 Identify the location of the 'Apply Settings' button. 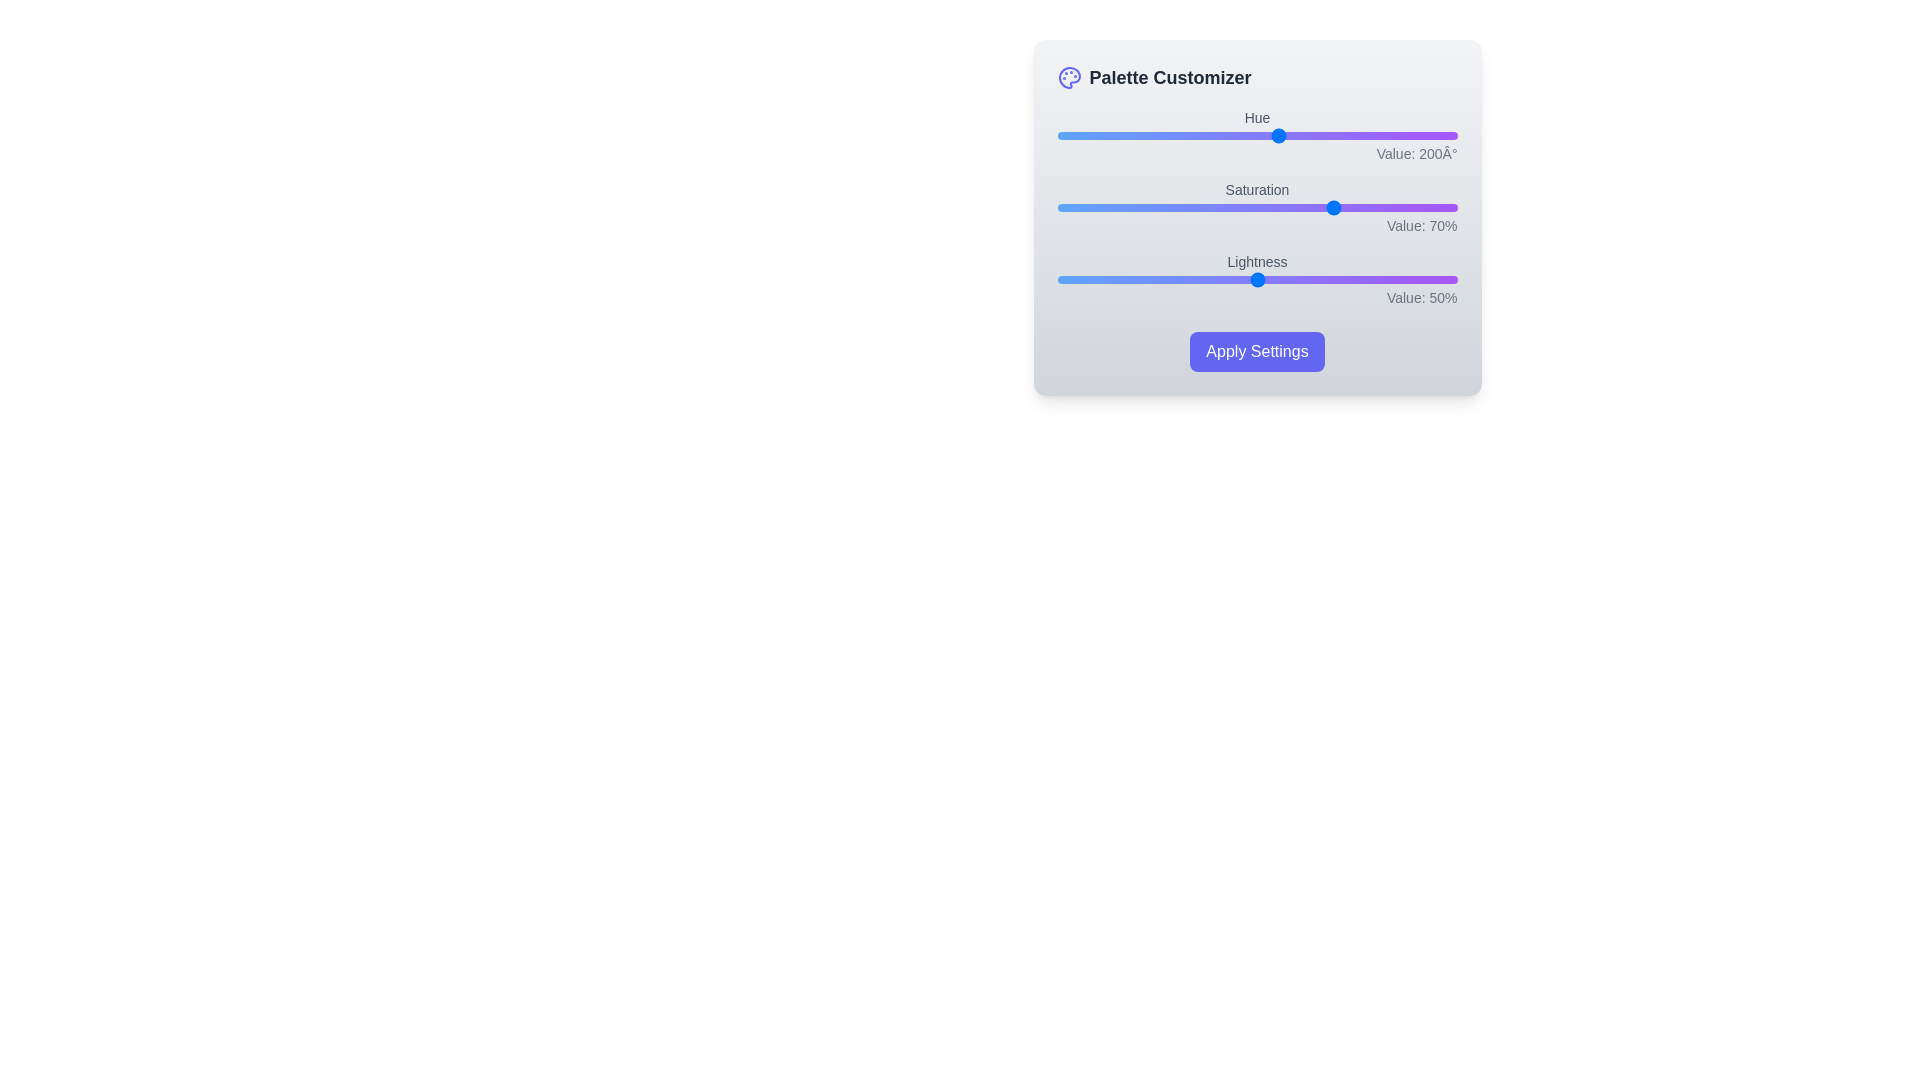
(1256, 350).